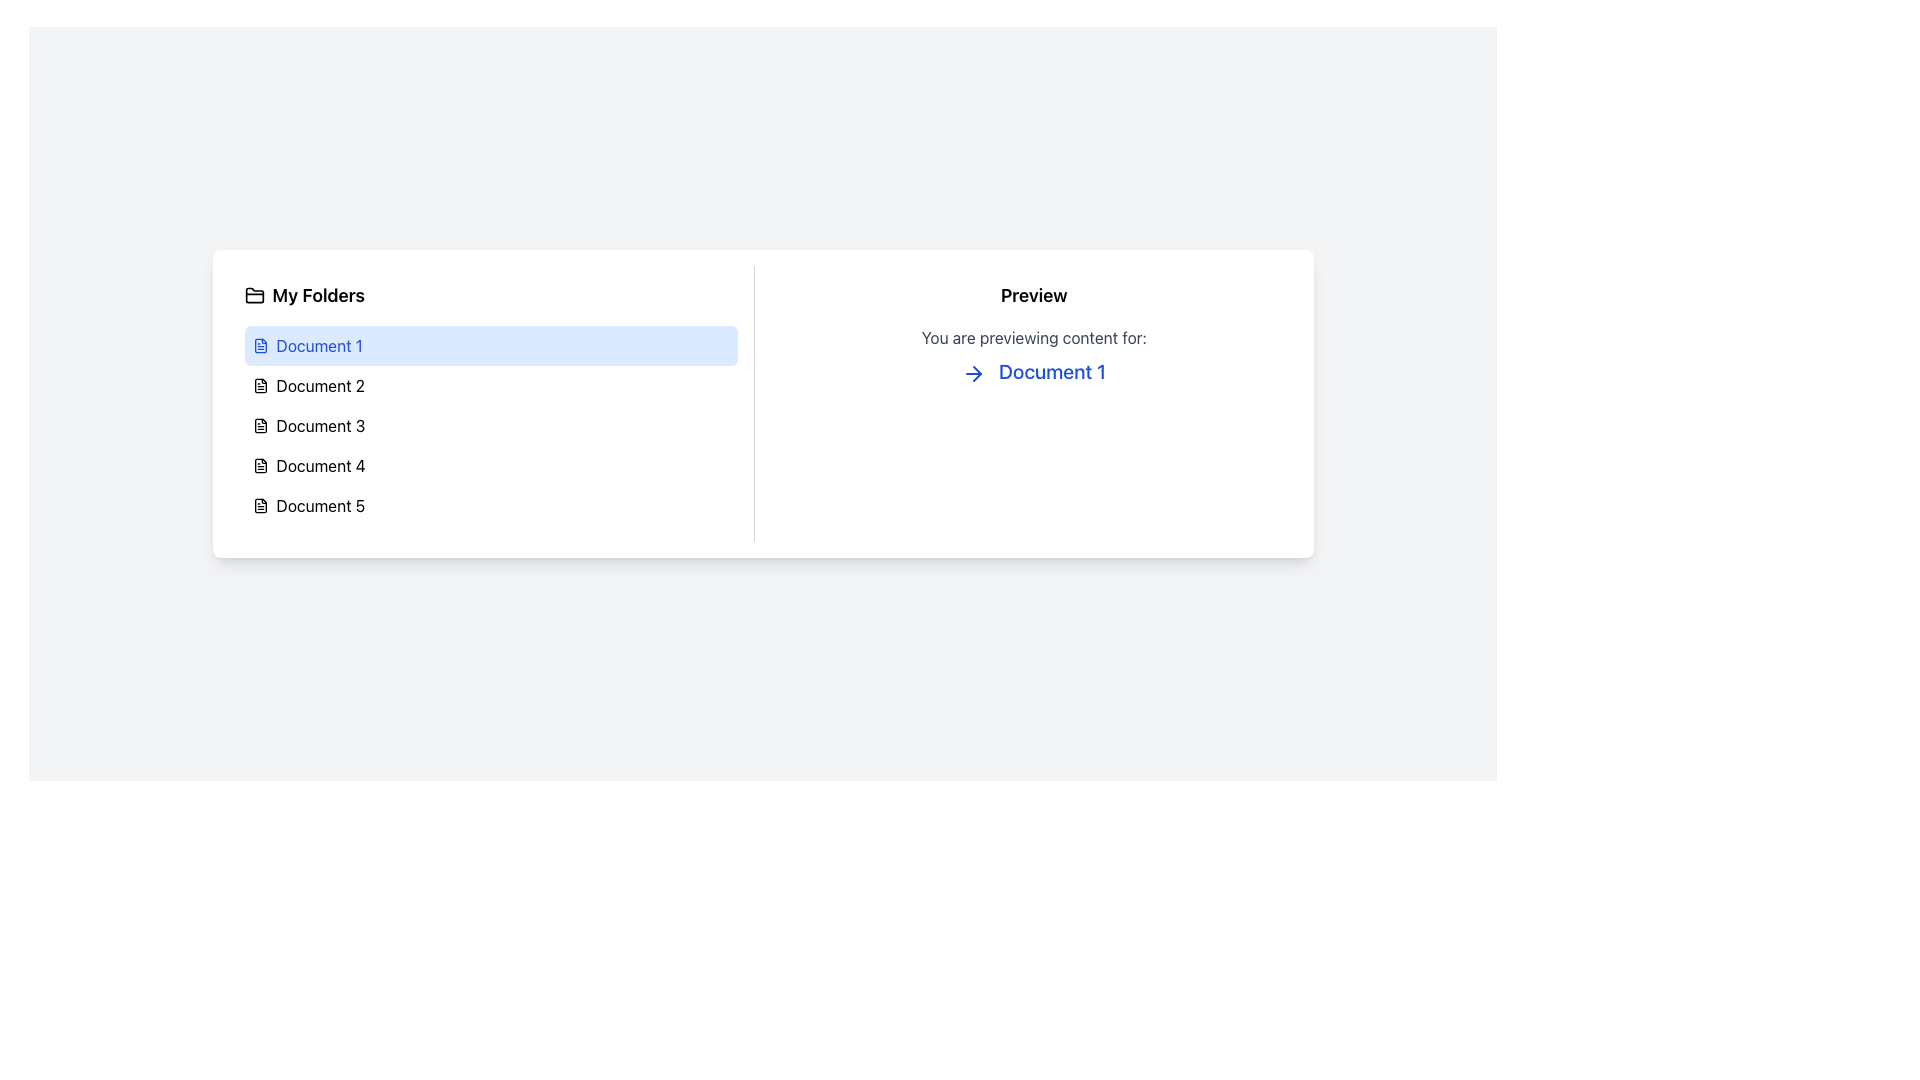 The image size is (1920, 1080). I want to click on the small file icon representing the document, located to the immediate left of the text 'Document 5', which is the fifth item in the list, so click(259, 504).